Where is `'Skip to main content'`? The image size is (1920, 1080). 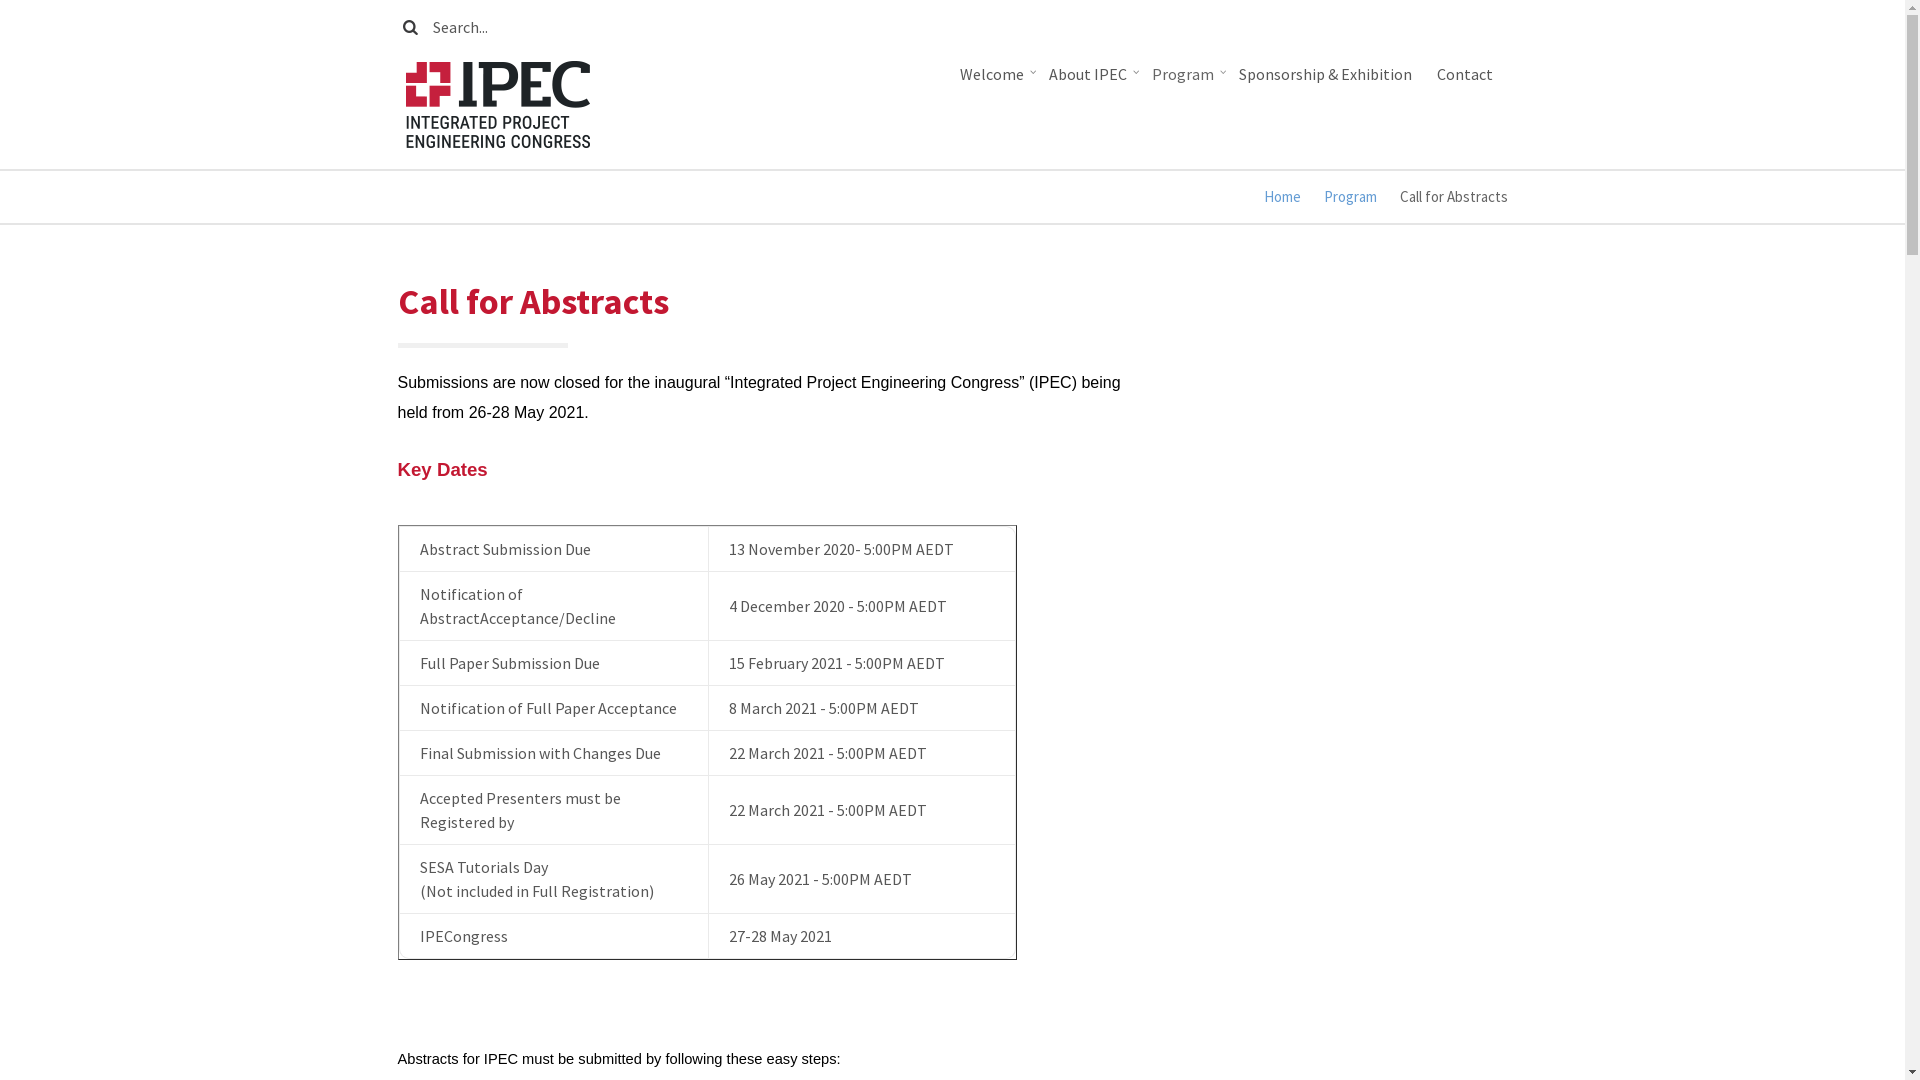 'Skip to main content' is located at coordinates (0, 0).